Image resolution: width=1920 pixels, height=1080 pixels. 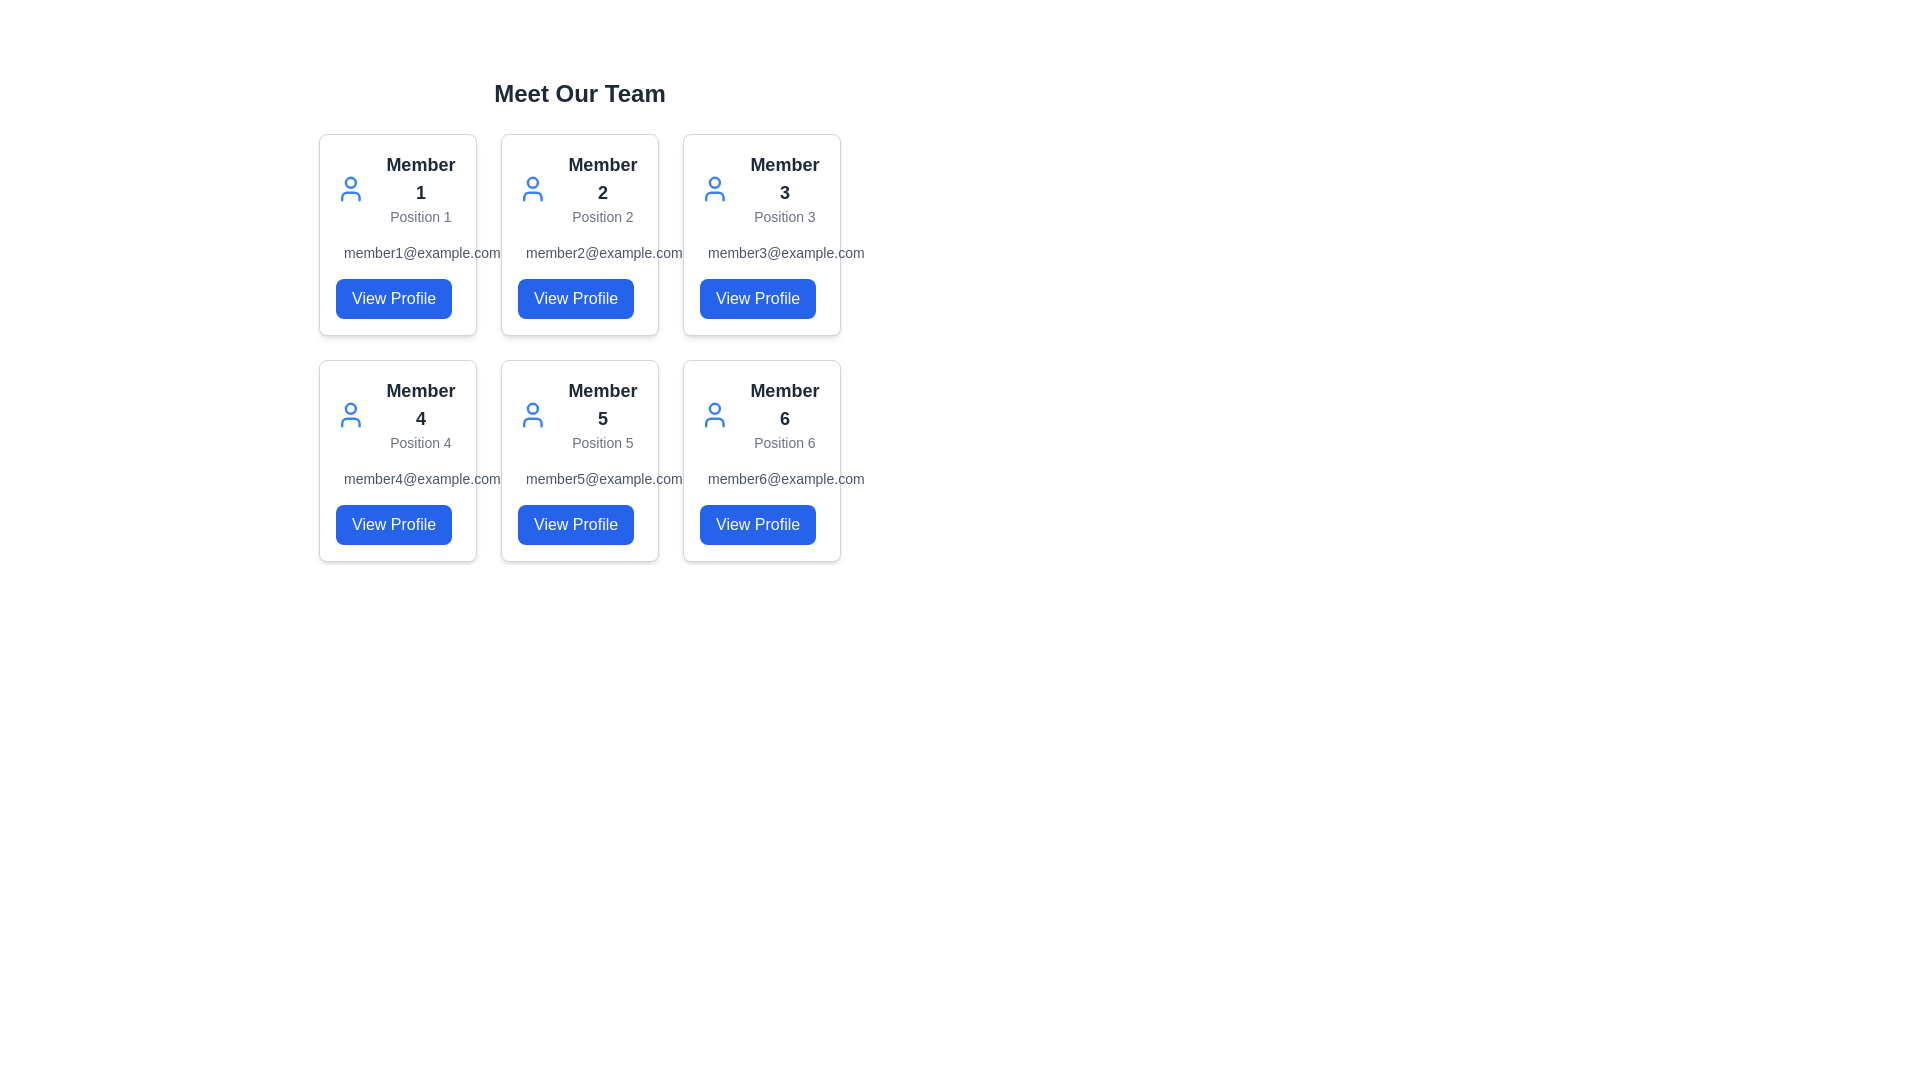 I want to click on the text label displaying the email address of Member 5, located below 'Position 5' and above the 'View Profile' button, so click(x=579, y=478).